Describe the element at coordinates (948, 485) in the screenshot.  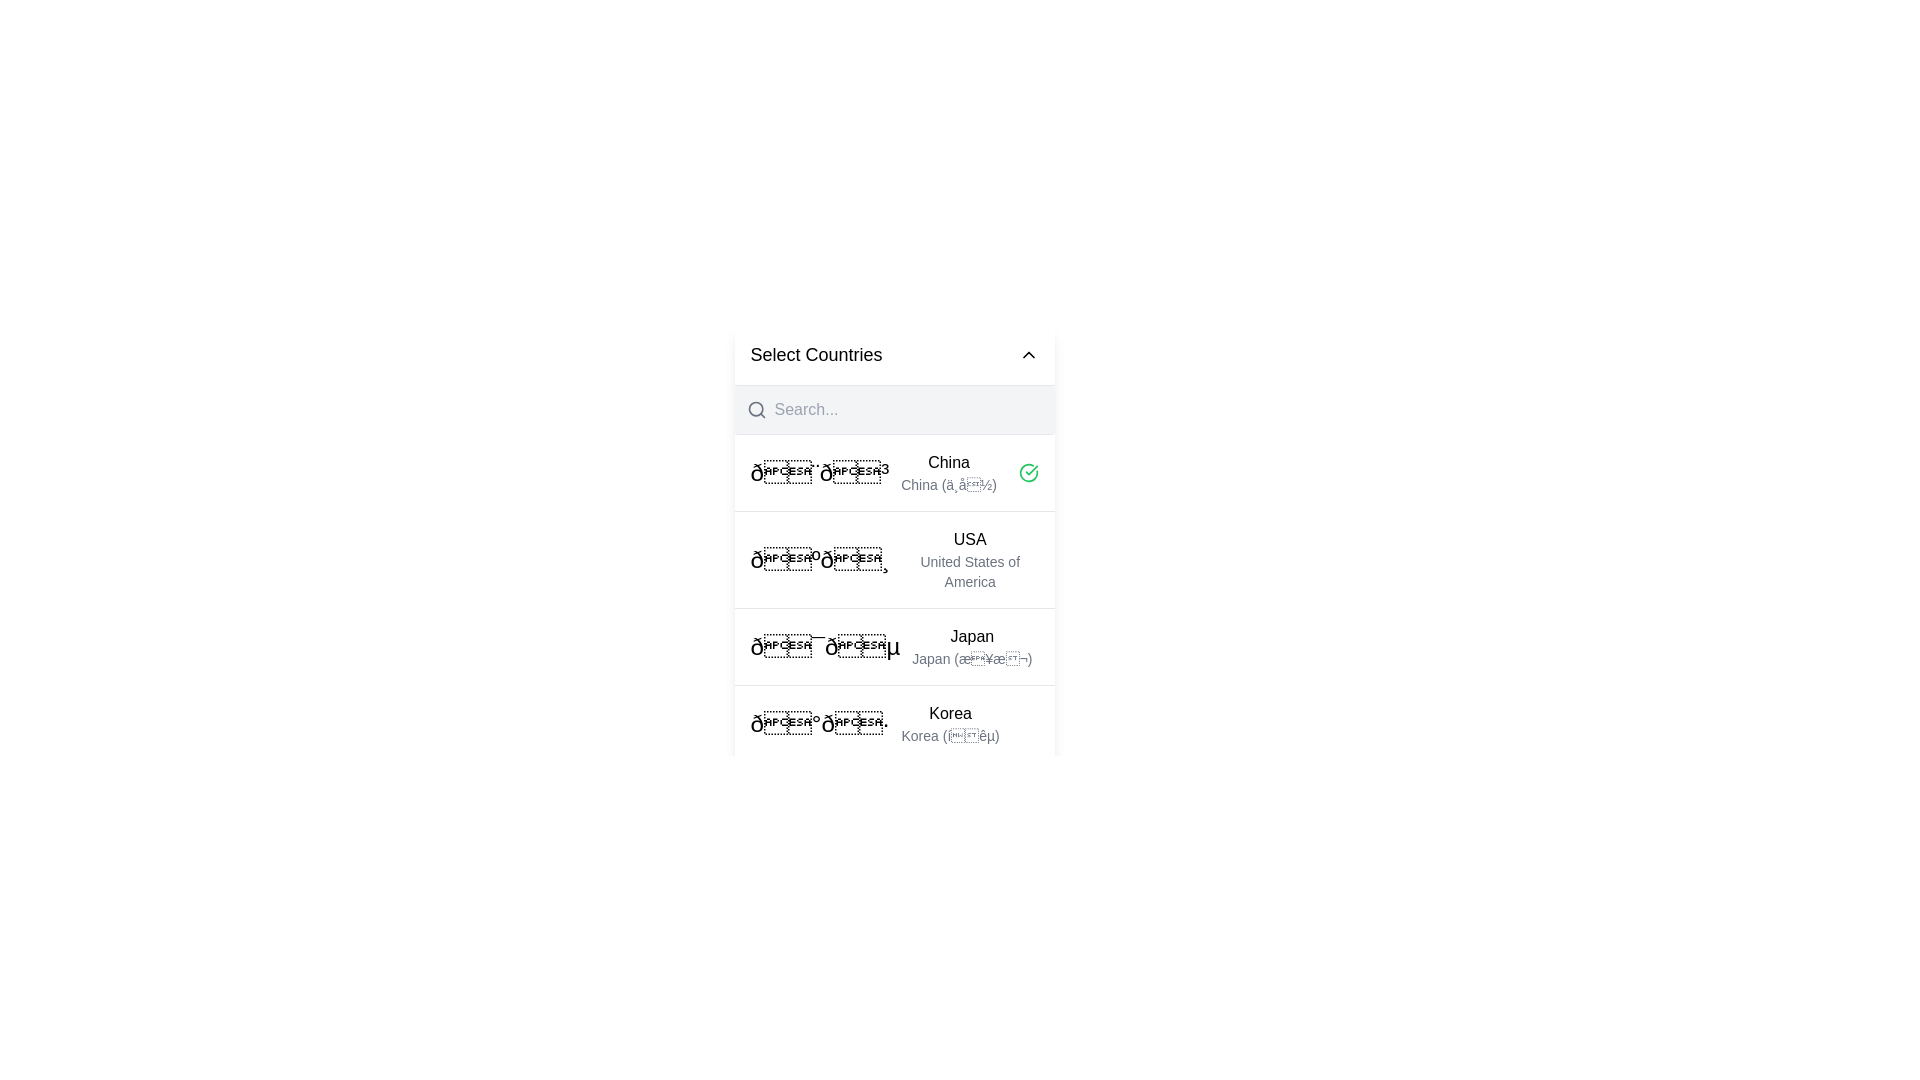
I see `the static text label displaying 'China (ä¸adå 9b½)', which is the second line beneath 'China' in a vertical list` at that location.